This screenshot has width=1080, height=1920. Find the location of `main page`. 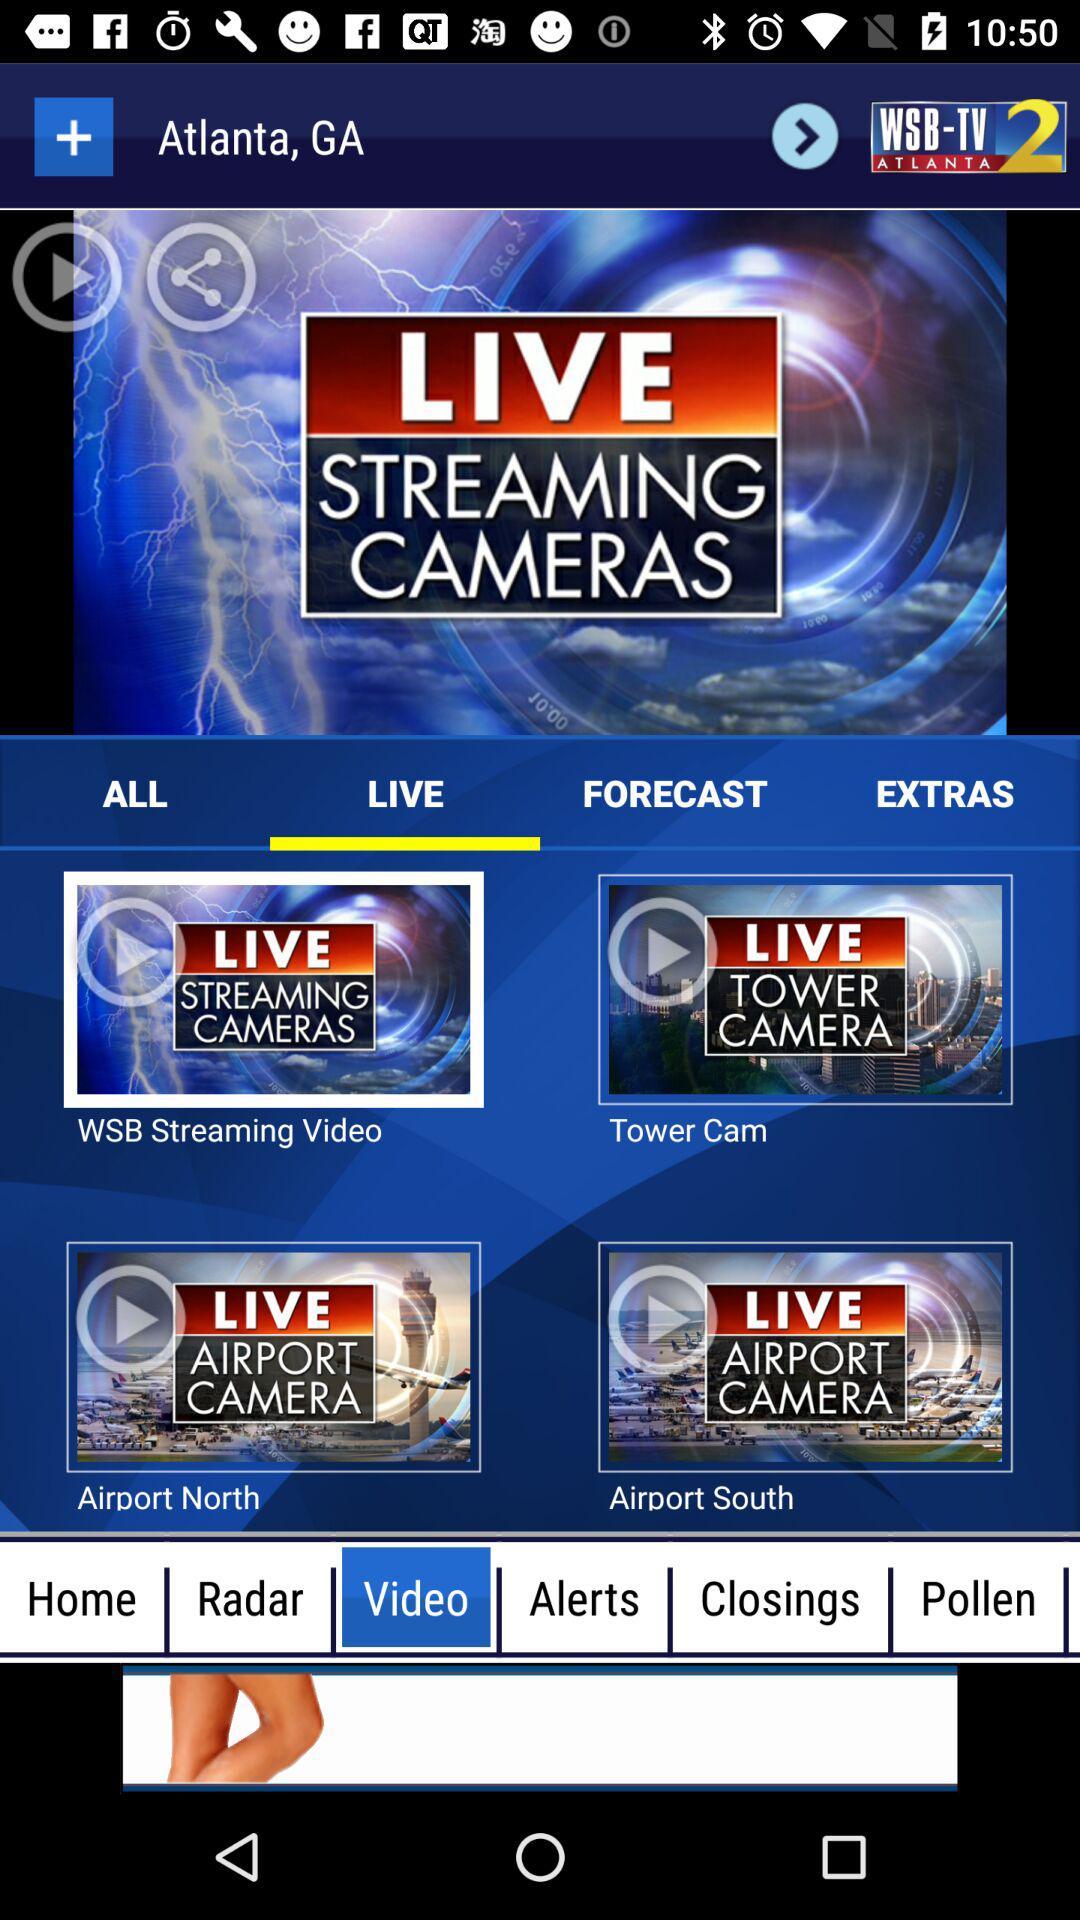

main page is located at coordinates (967, 135).